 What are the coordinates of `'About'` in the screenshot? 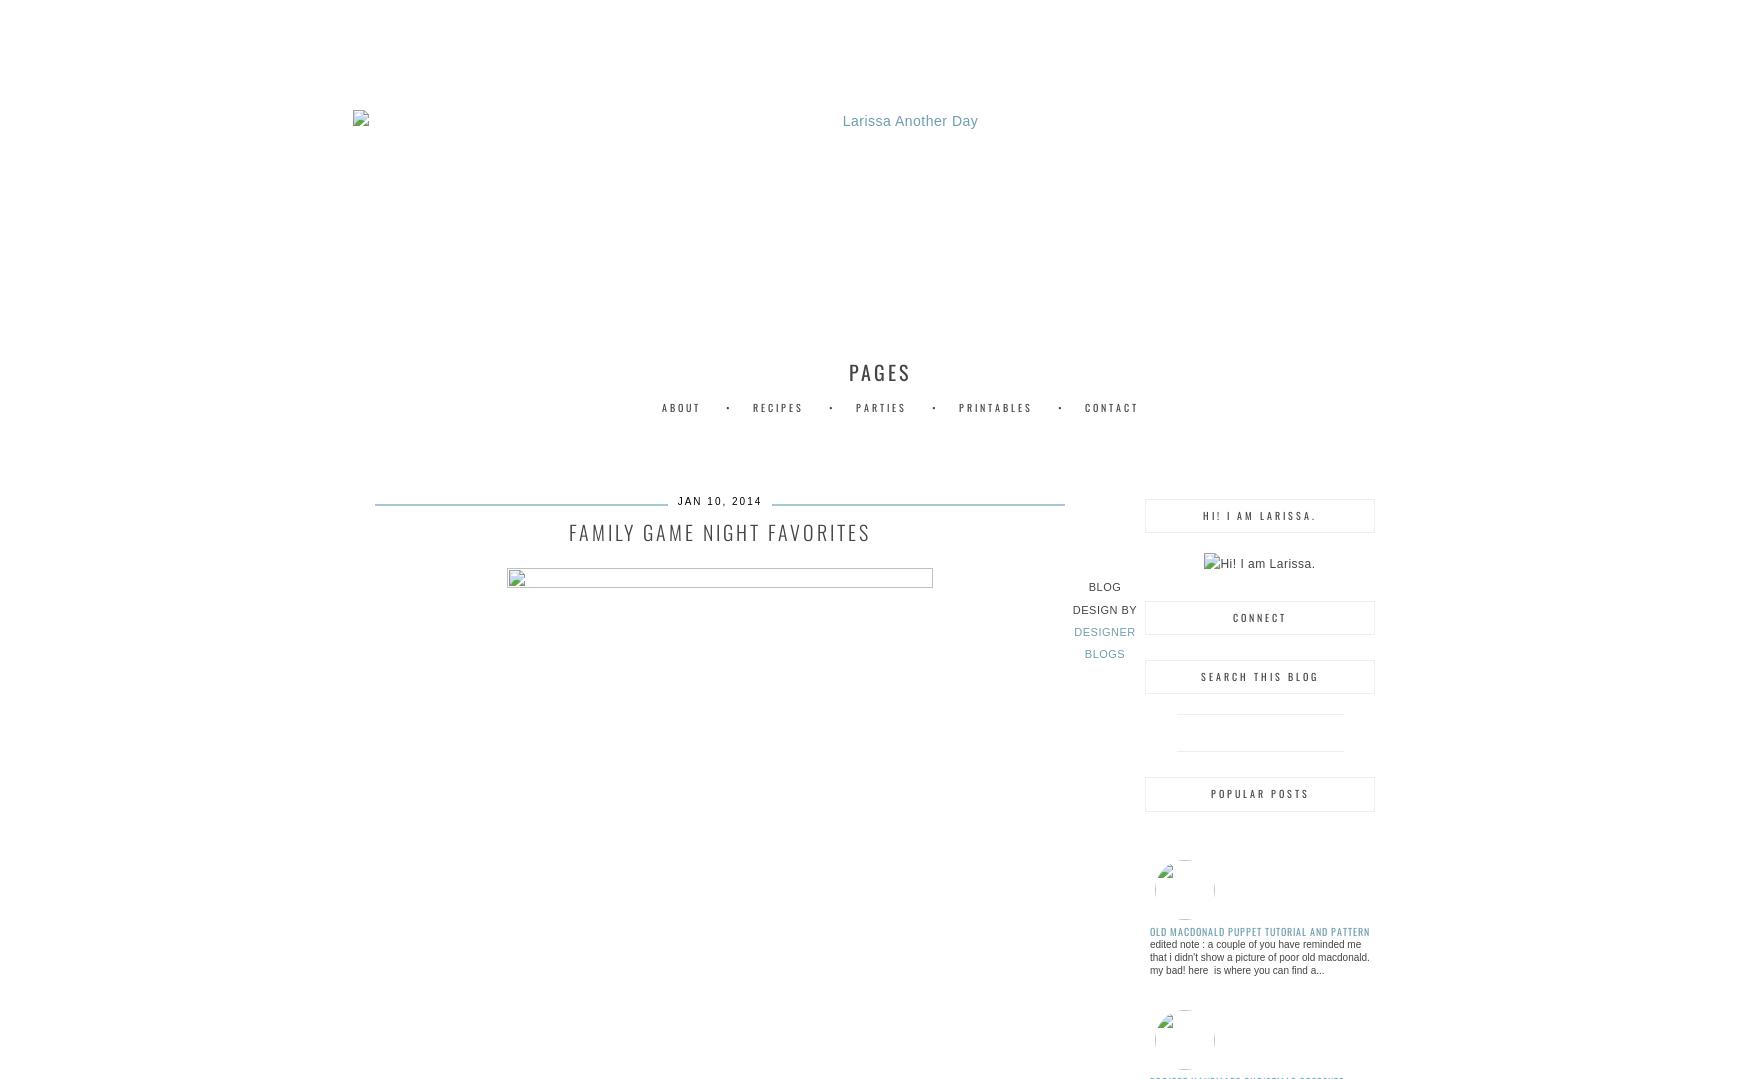 It's located at (679, 406).